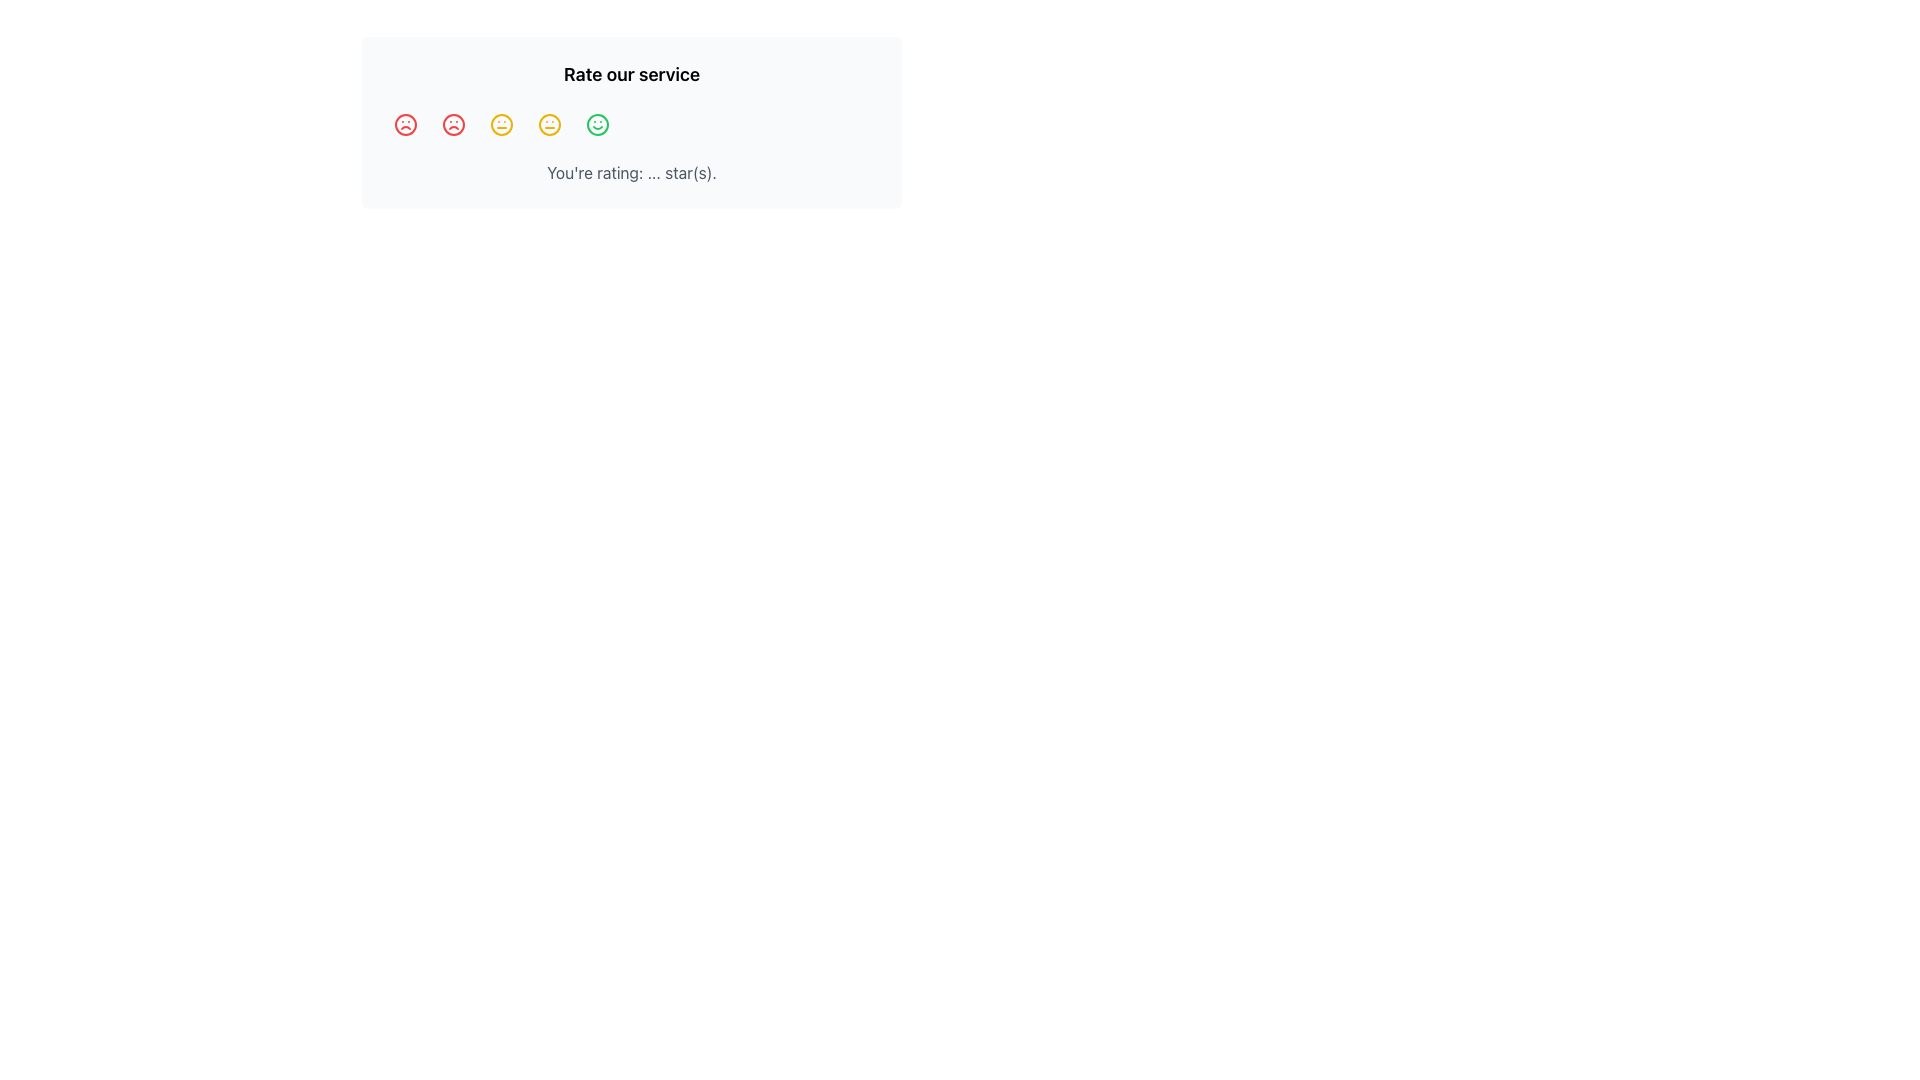 This screenshot has height=1080, width=1920. I want to click on the yellow circular icon with a thin stroke, which is the base circle of the third emoji-like symbol in a horizontal set of five icons, located below the heading 'Rate our service', so click(550, 124).